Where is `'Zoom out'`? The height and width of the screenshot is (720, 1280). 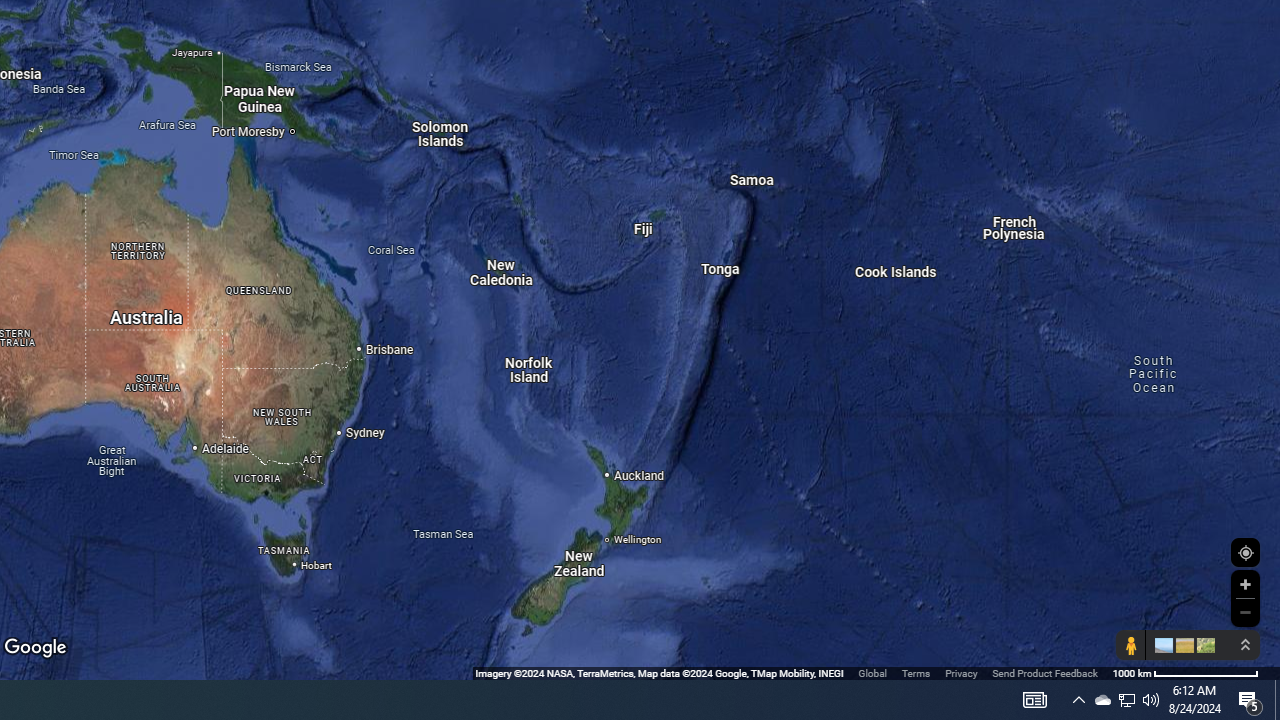
'Zoom out' is located at coordinates (1244, 611).